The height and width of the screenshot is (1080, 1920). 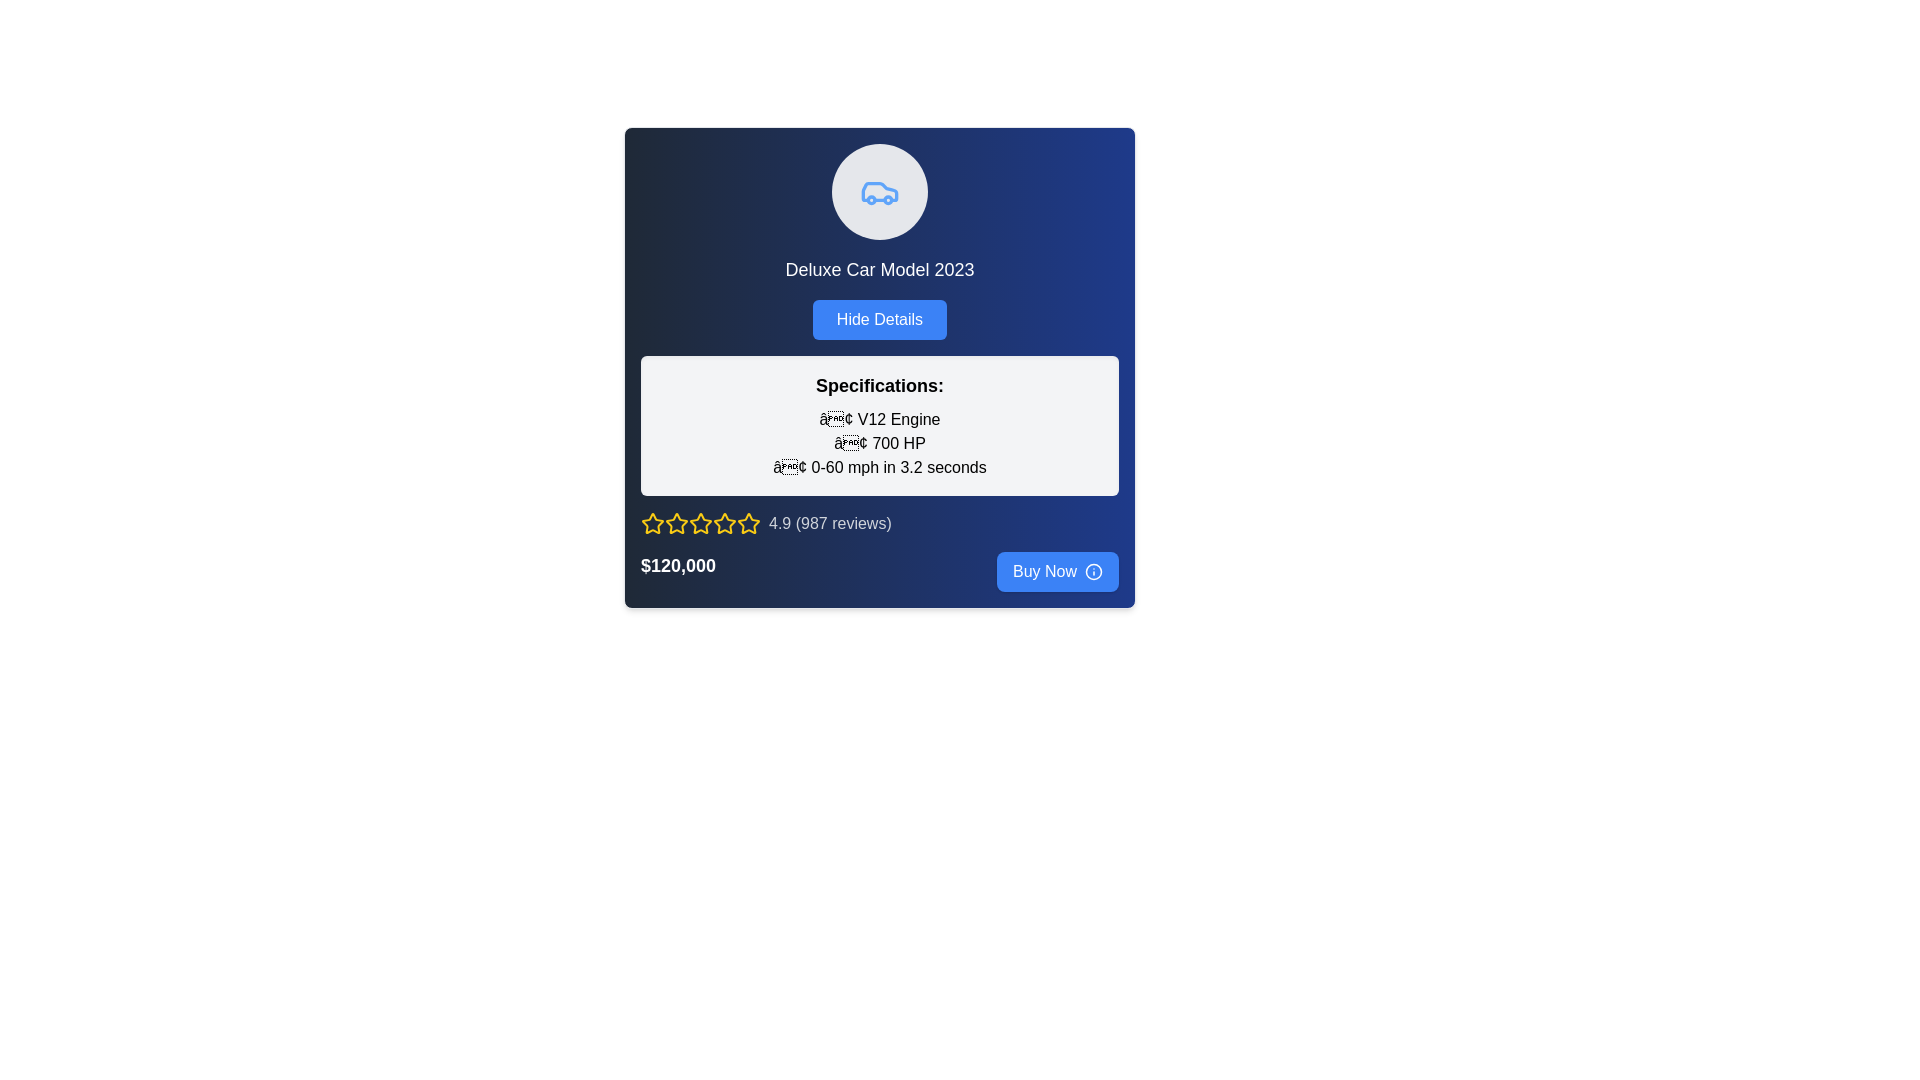 What do you see at coordinates (652, 523) in the screenshot?
I see `the first star-shaped icon with a yellow border and hollow center, located in the bottom-left section of the card interface` at bounding box center [652, 523].